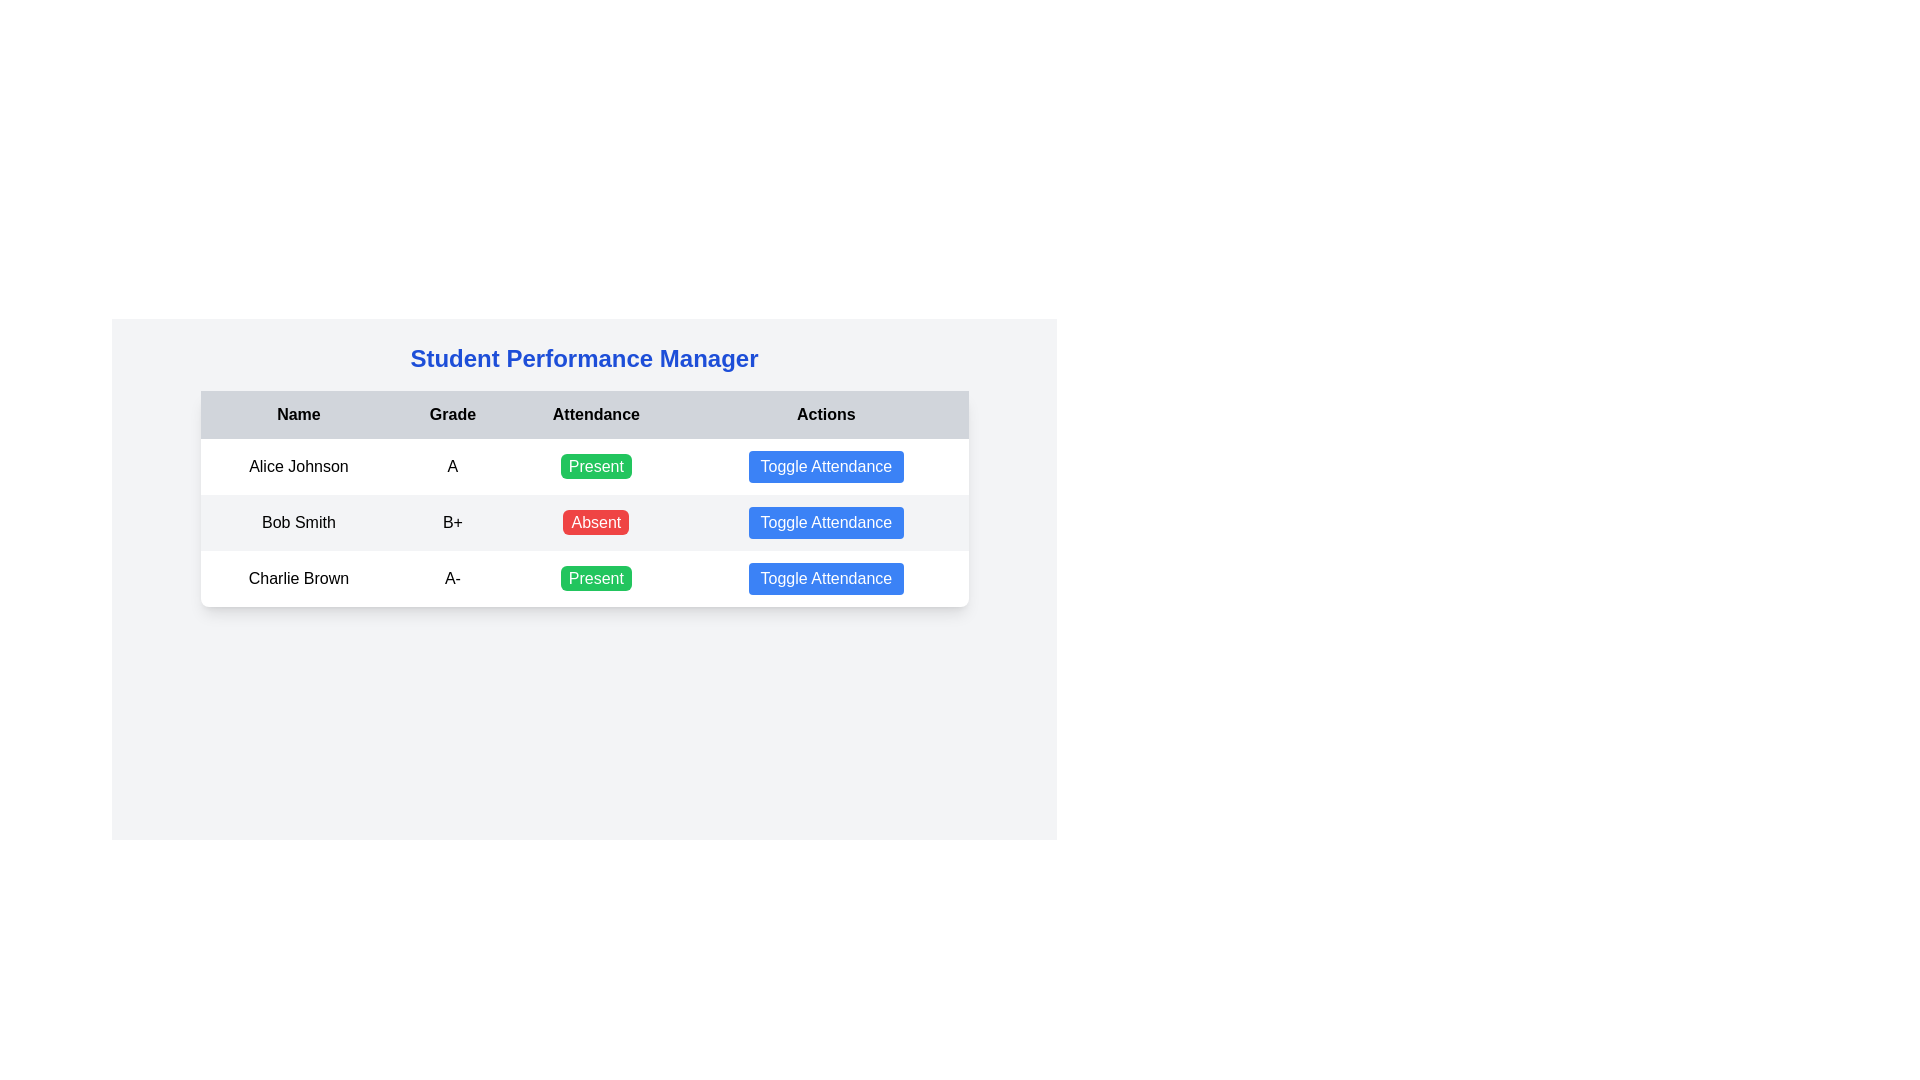 The width and height of the screenshot is (1920, 1080). Describe the element at coordinates (826, 522) in the screenshot. I see `the rectangular button with blue background and white text reading 'Toggle Attendance' located in the Actions column of the second row for user 'Bob Smith'` at that location.